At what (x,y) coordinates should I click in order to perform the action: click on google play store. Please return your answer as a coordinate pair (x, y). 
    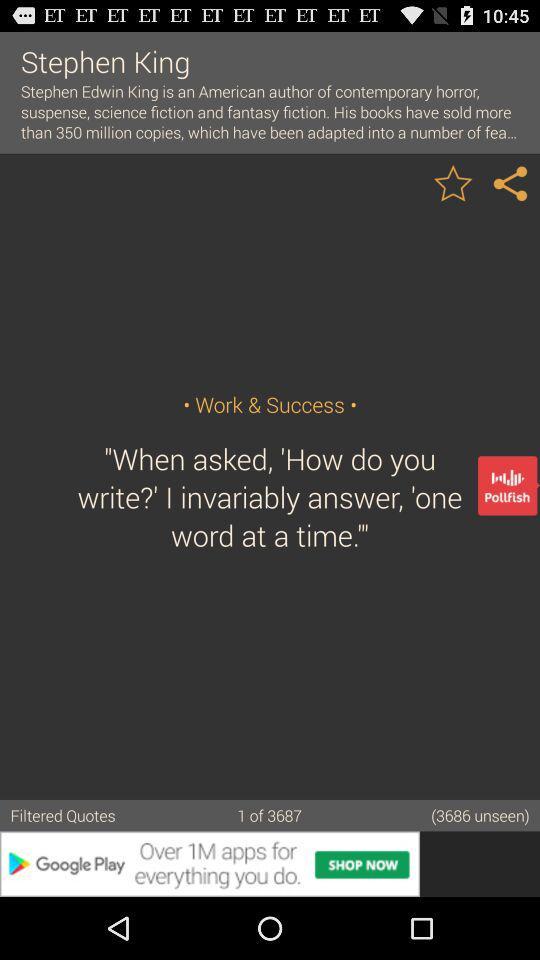
    Looking at the image, I should click on (270, 863).